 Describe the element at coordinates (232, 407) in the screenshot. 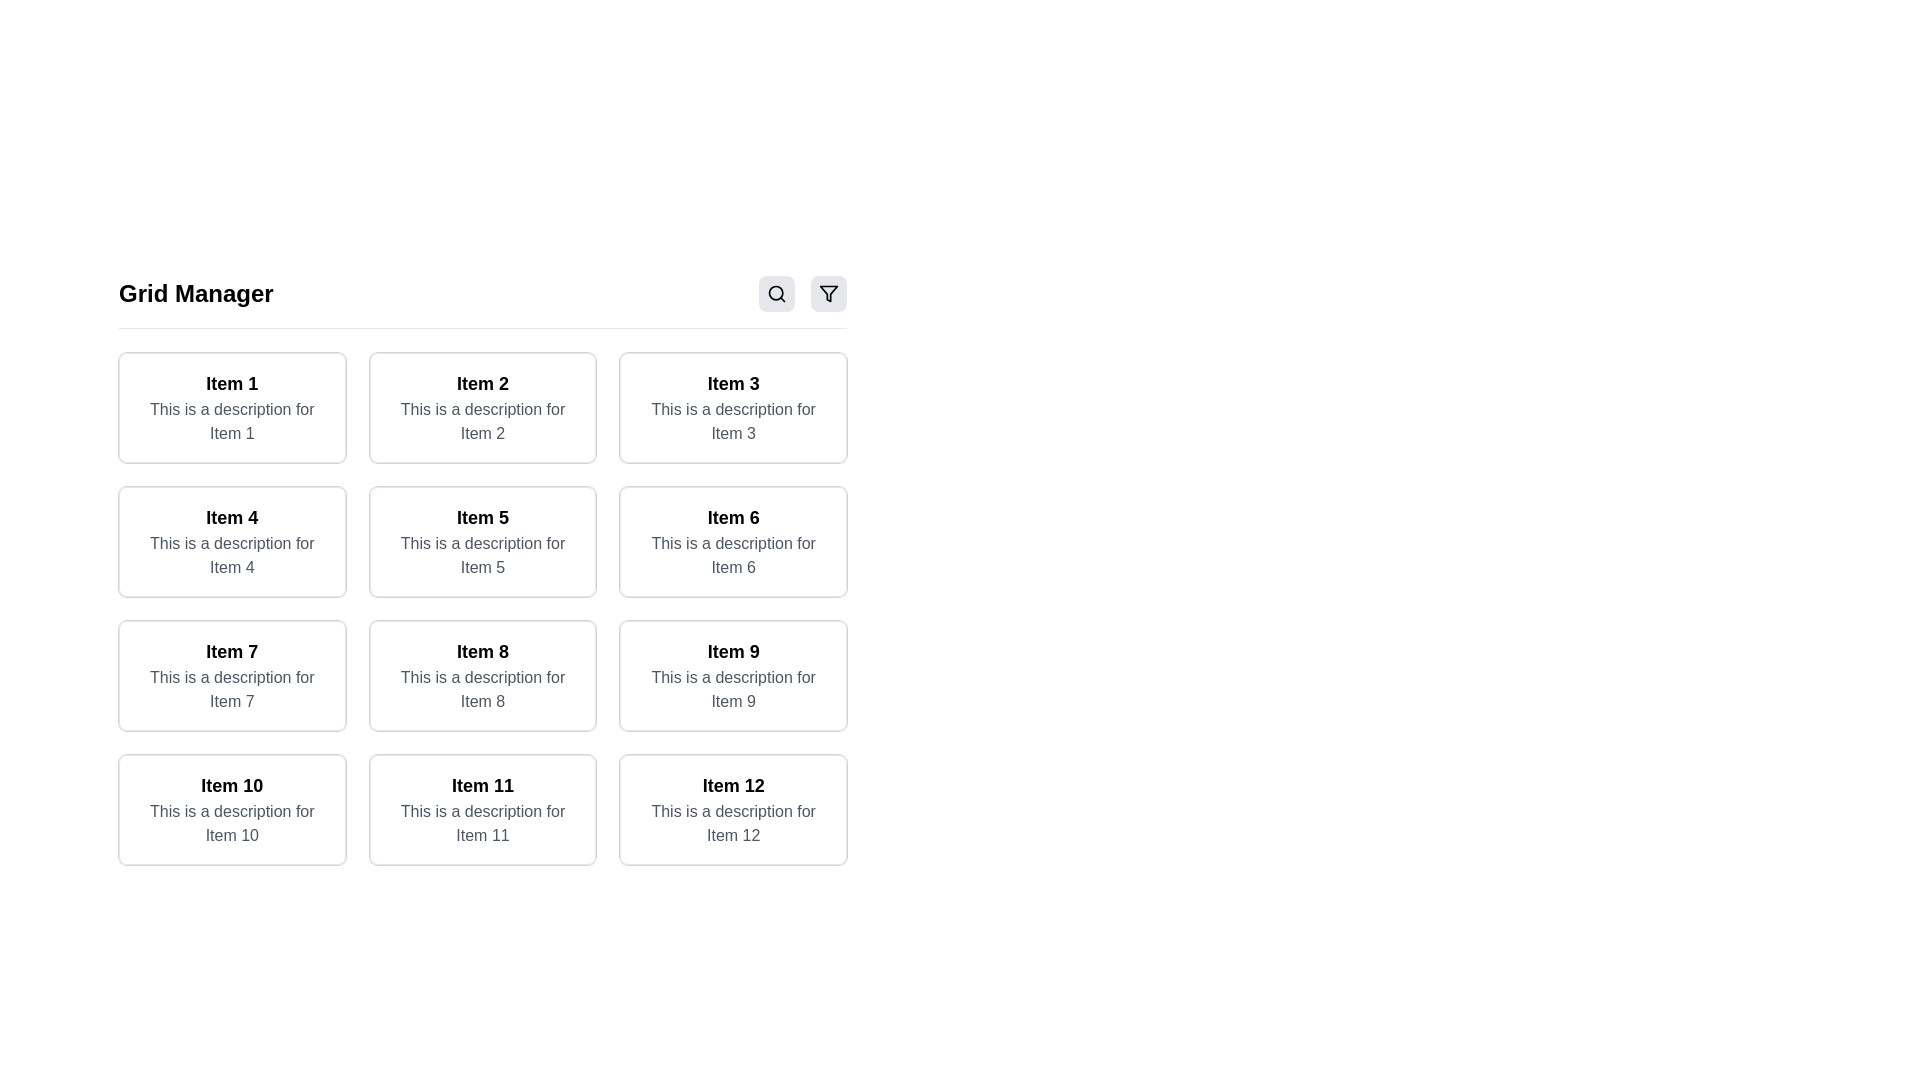

I see `the first card in the grid layout that displays 'Item 1' with its title and description` at that location.